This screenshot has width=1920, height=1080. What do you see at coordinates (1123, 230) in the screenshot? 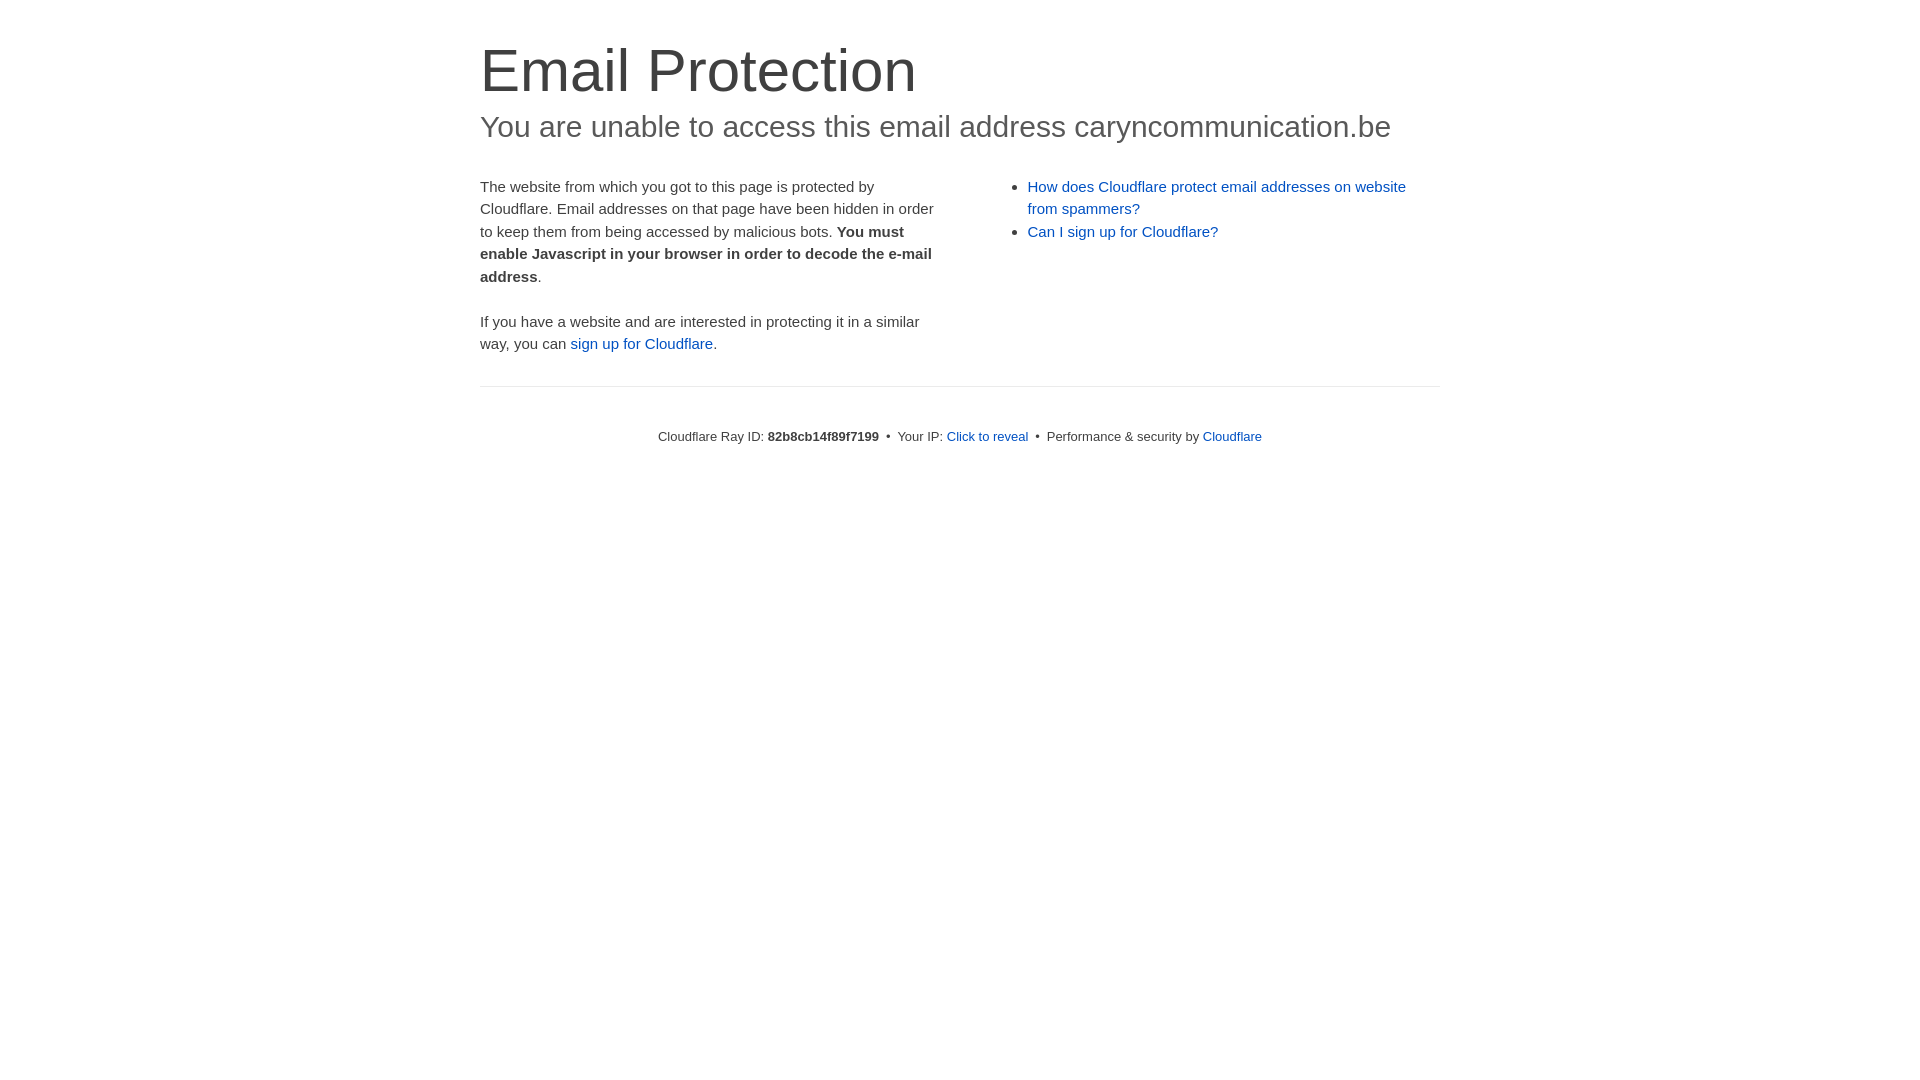
I see `'Can I sign up for Cloudflare?'` at bounding box center [1123, 230].